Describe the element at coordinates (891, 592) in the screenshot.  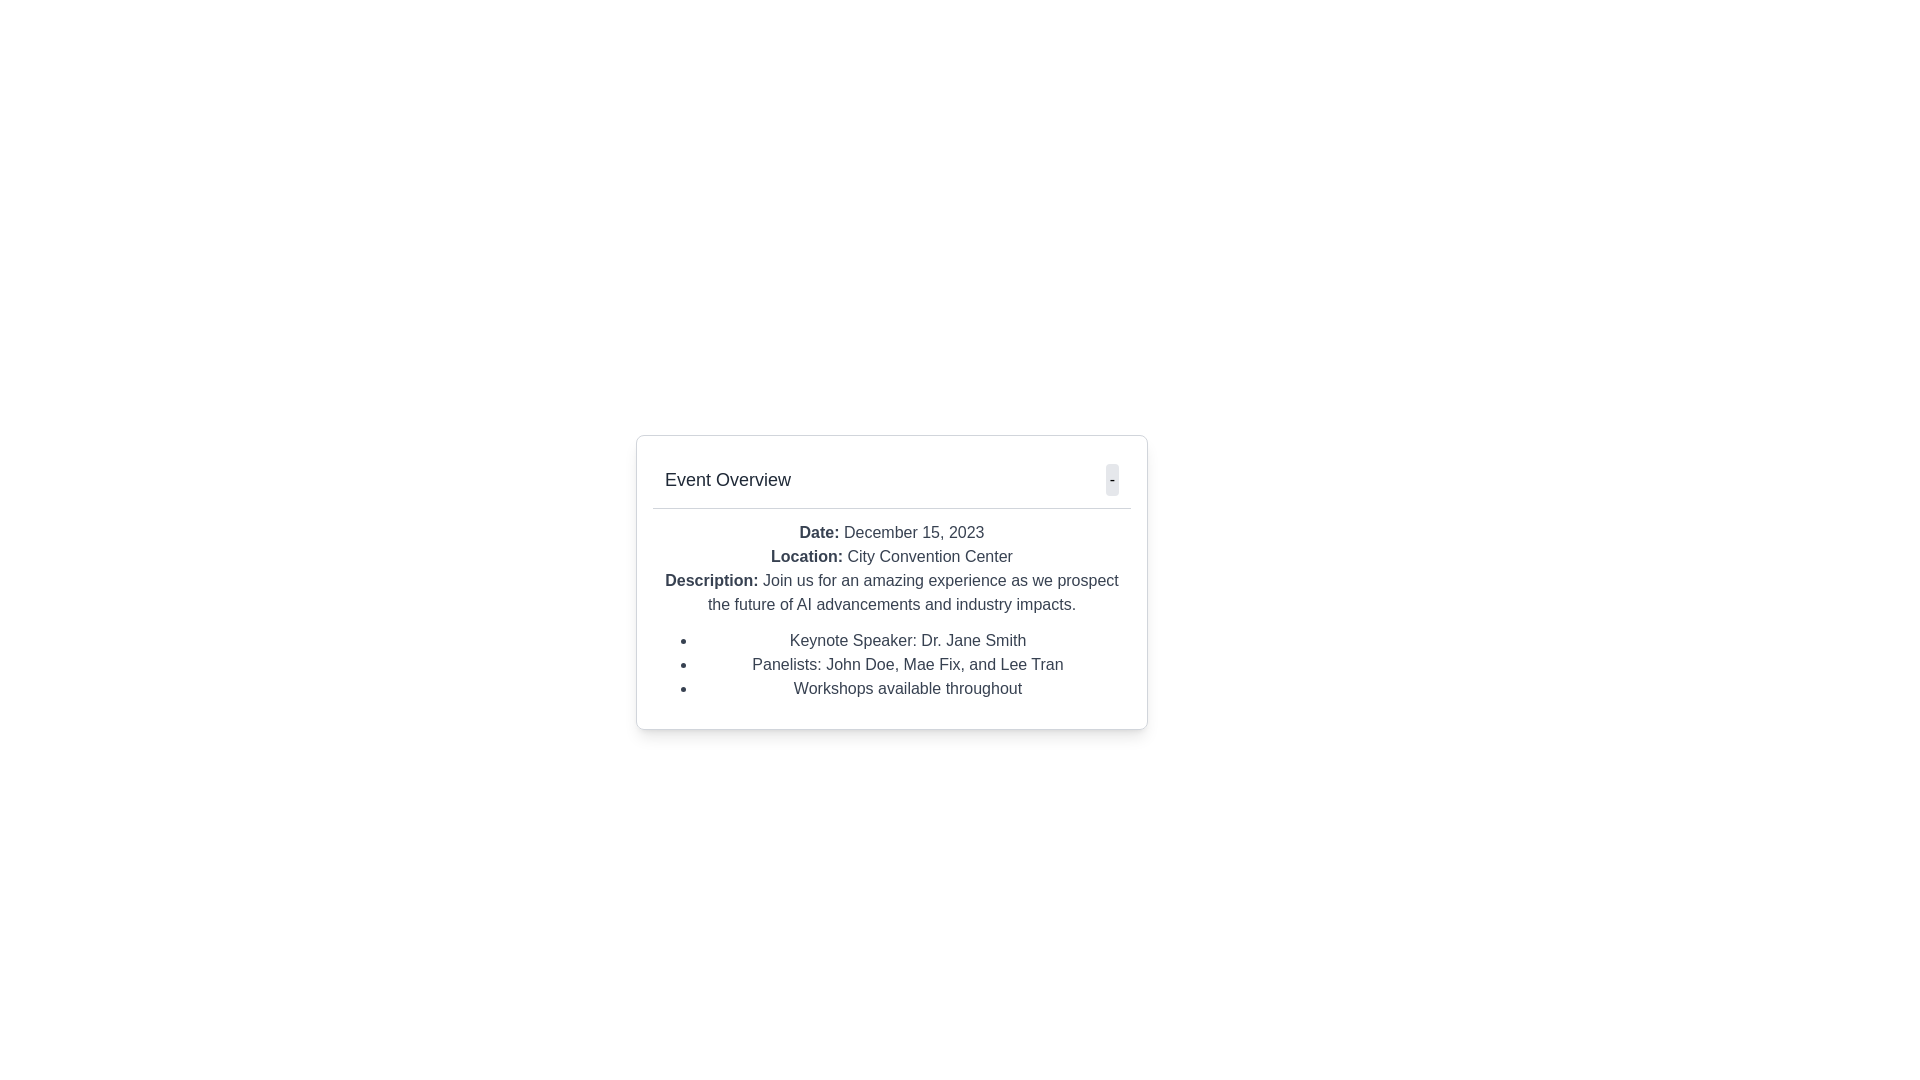
I see `the text block that provides a descriptive summary about the event, located between the 'Location: City Convention Center' and 'Keynote Speaker: Dr. Jane Smith' sections` at that location.